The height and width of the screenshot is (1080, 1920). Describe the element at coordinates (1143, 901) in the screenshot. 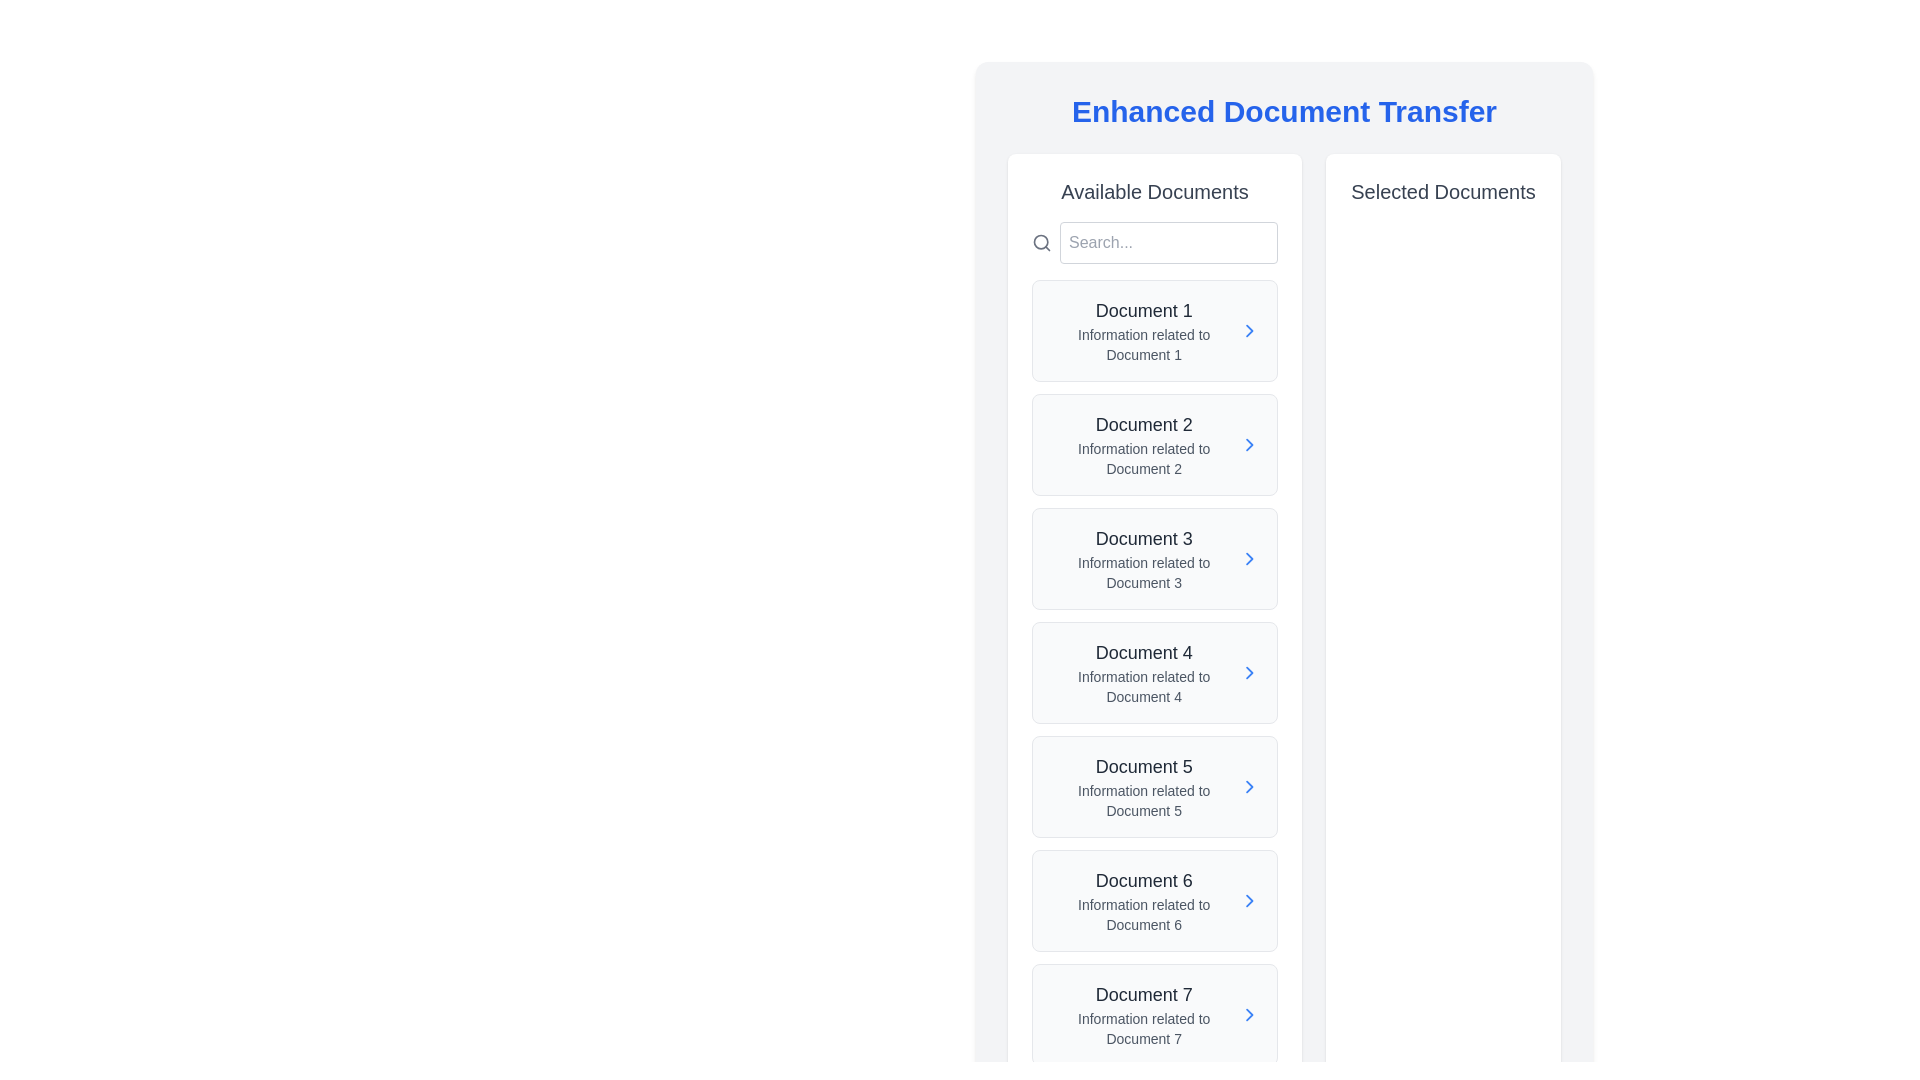

I see `on the text block labeled 'Document 6' in the 'Available Documents' list` at that location.